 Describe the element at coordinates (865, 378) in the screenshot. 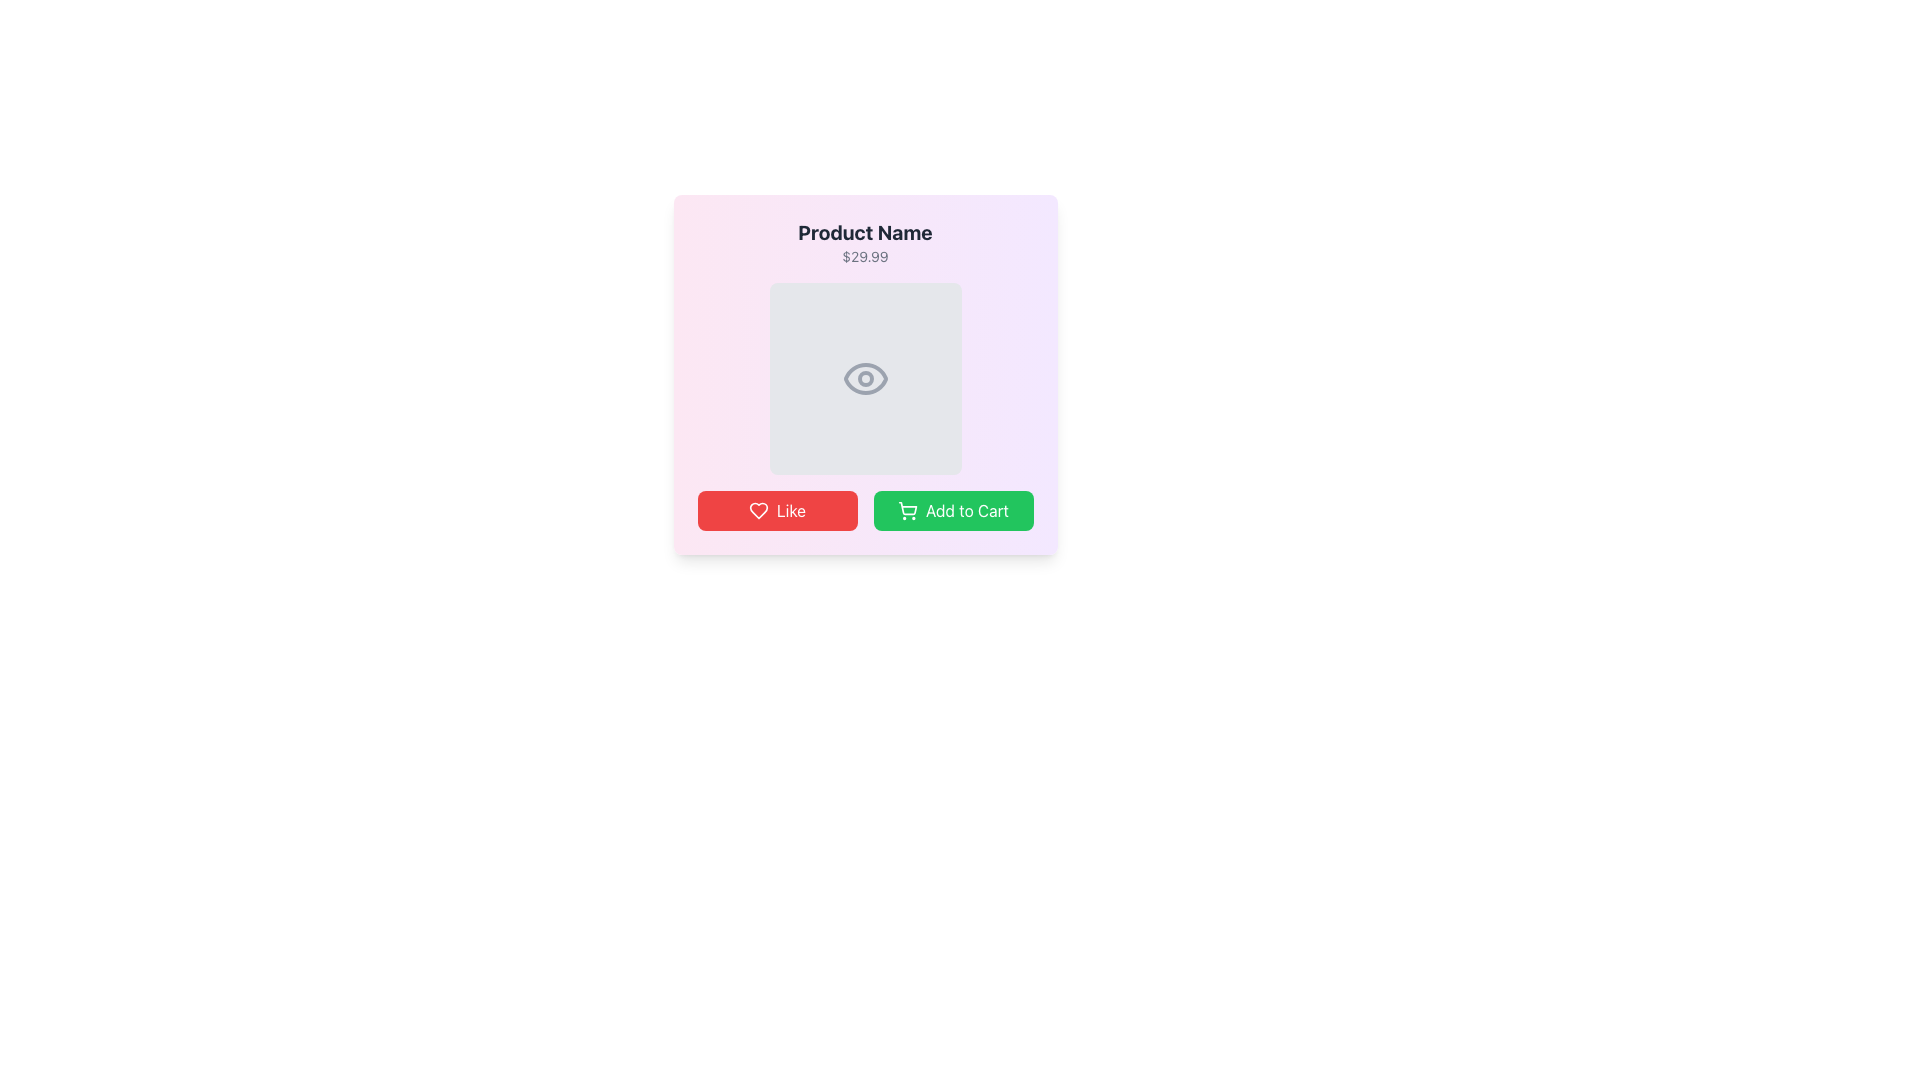

I see `the eye icon` at that location.